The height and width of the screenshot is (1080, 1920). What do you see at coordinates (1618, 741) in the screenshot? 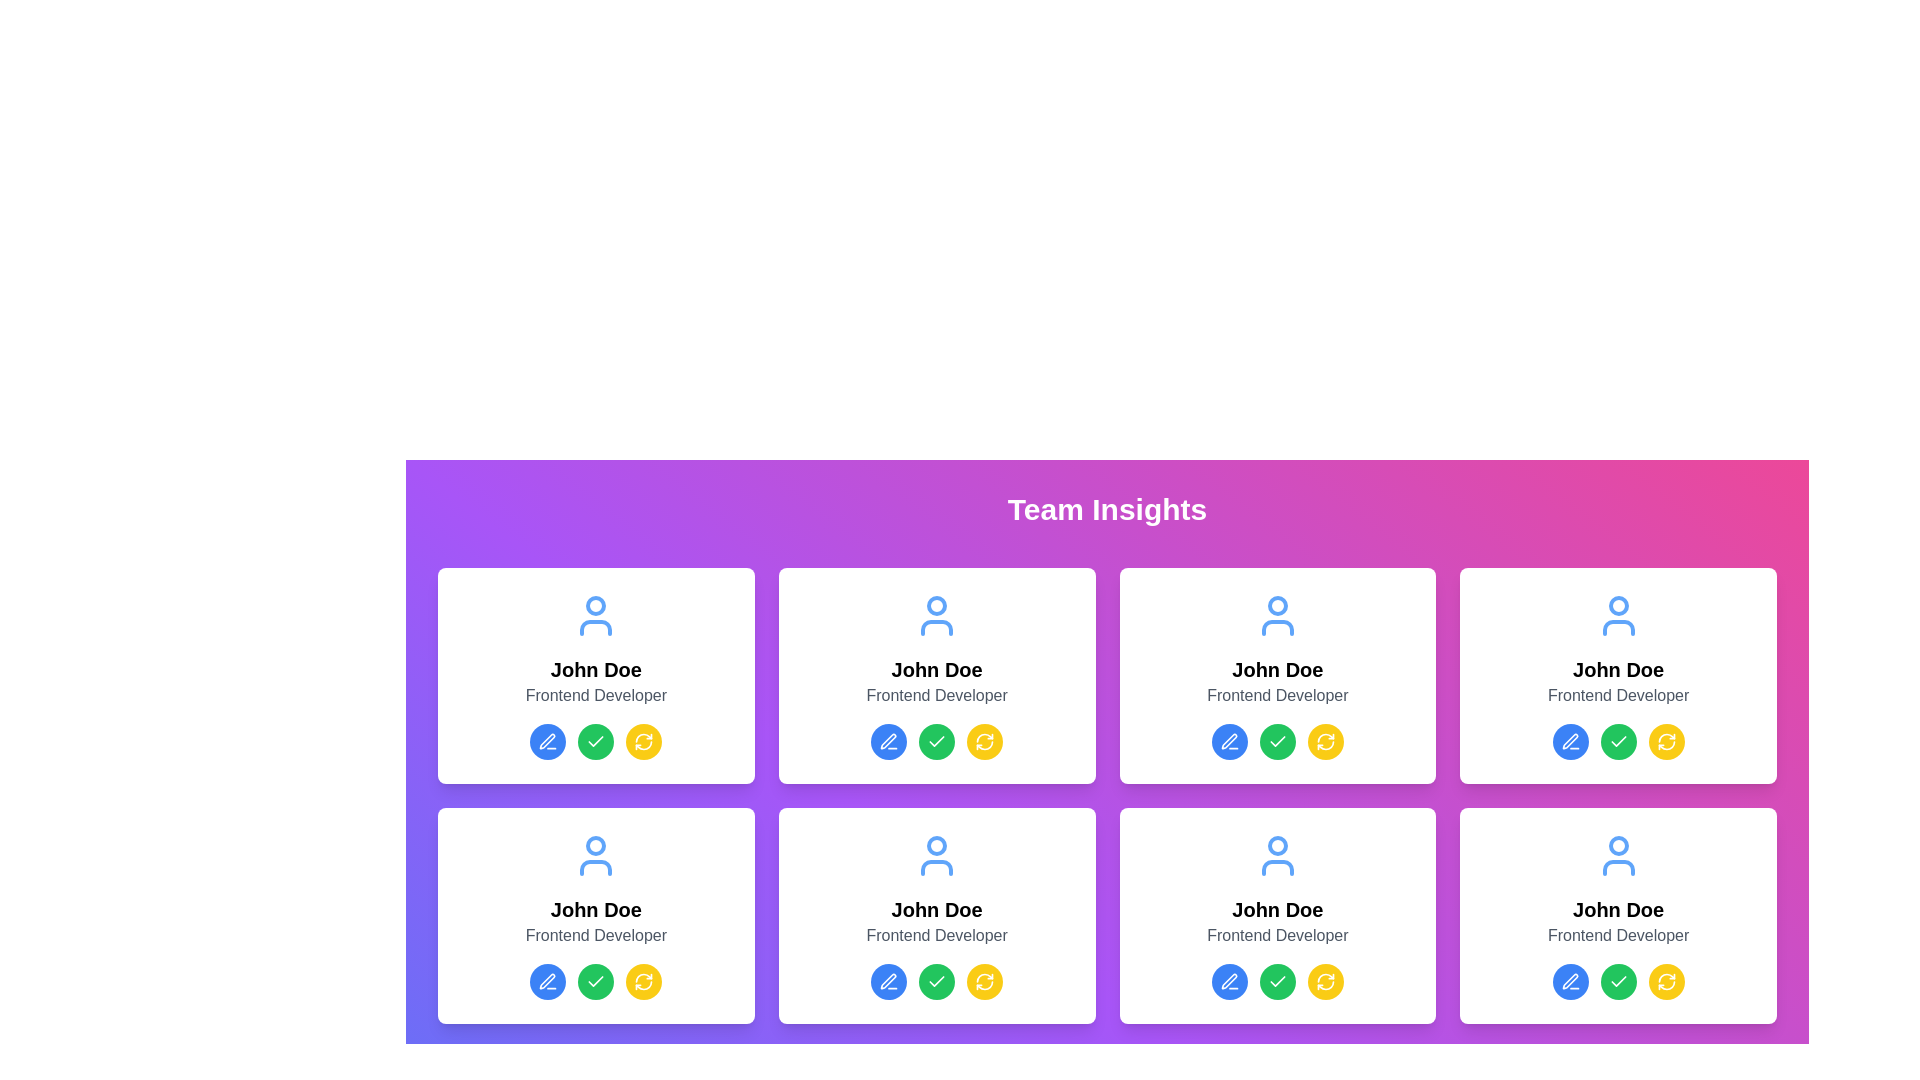
I see `the check mark icon located in the second row and second column of the grid layout, which serves as a visual confirmation symbol` at bounding box center [1618, 741].